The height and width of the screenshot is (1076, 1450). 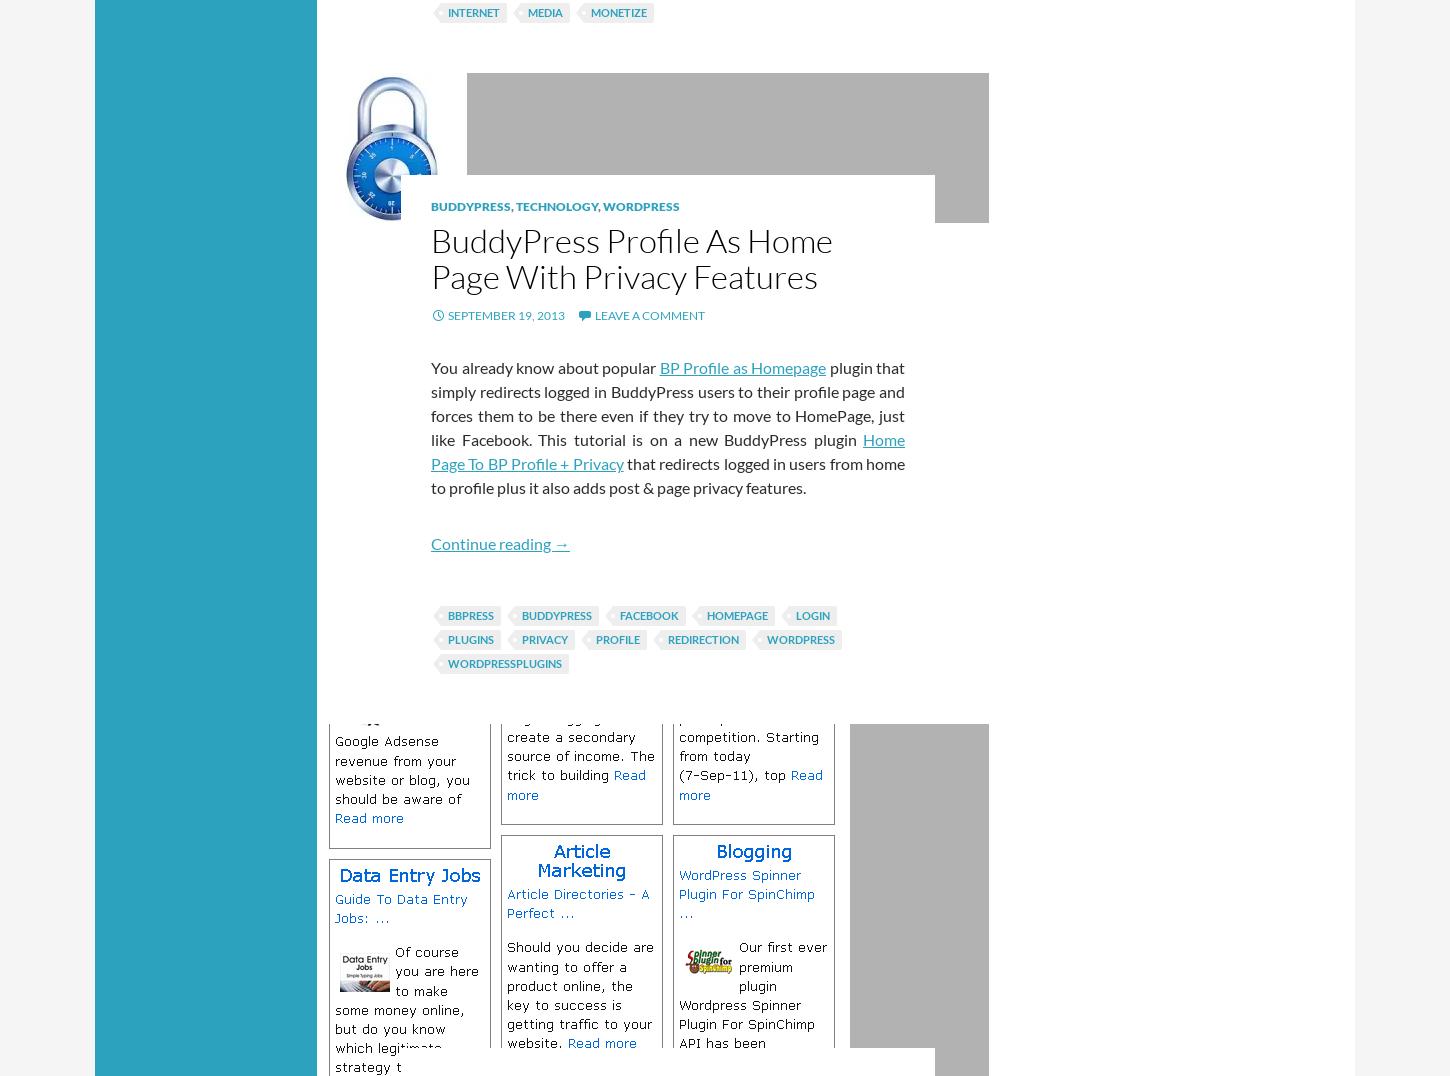 I want to click on 'Plugins', so click(x=469, y=638).